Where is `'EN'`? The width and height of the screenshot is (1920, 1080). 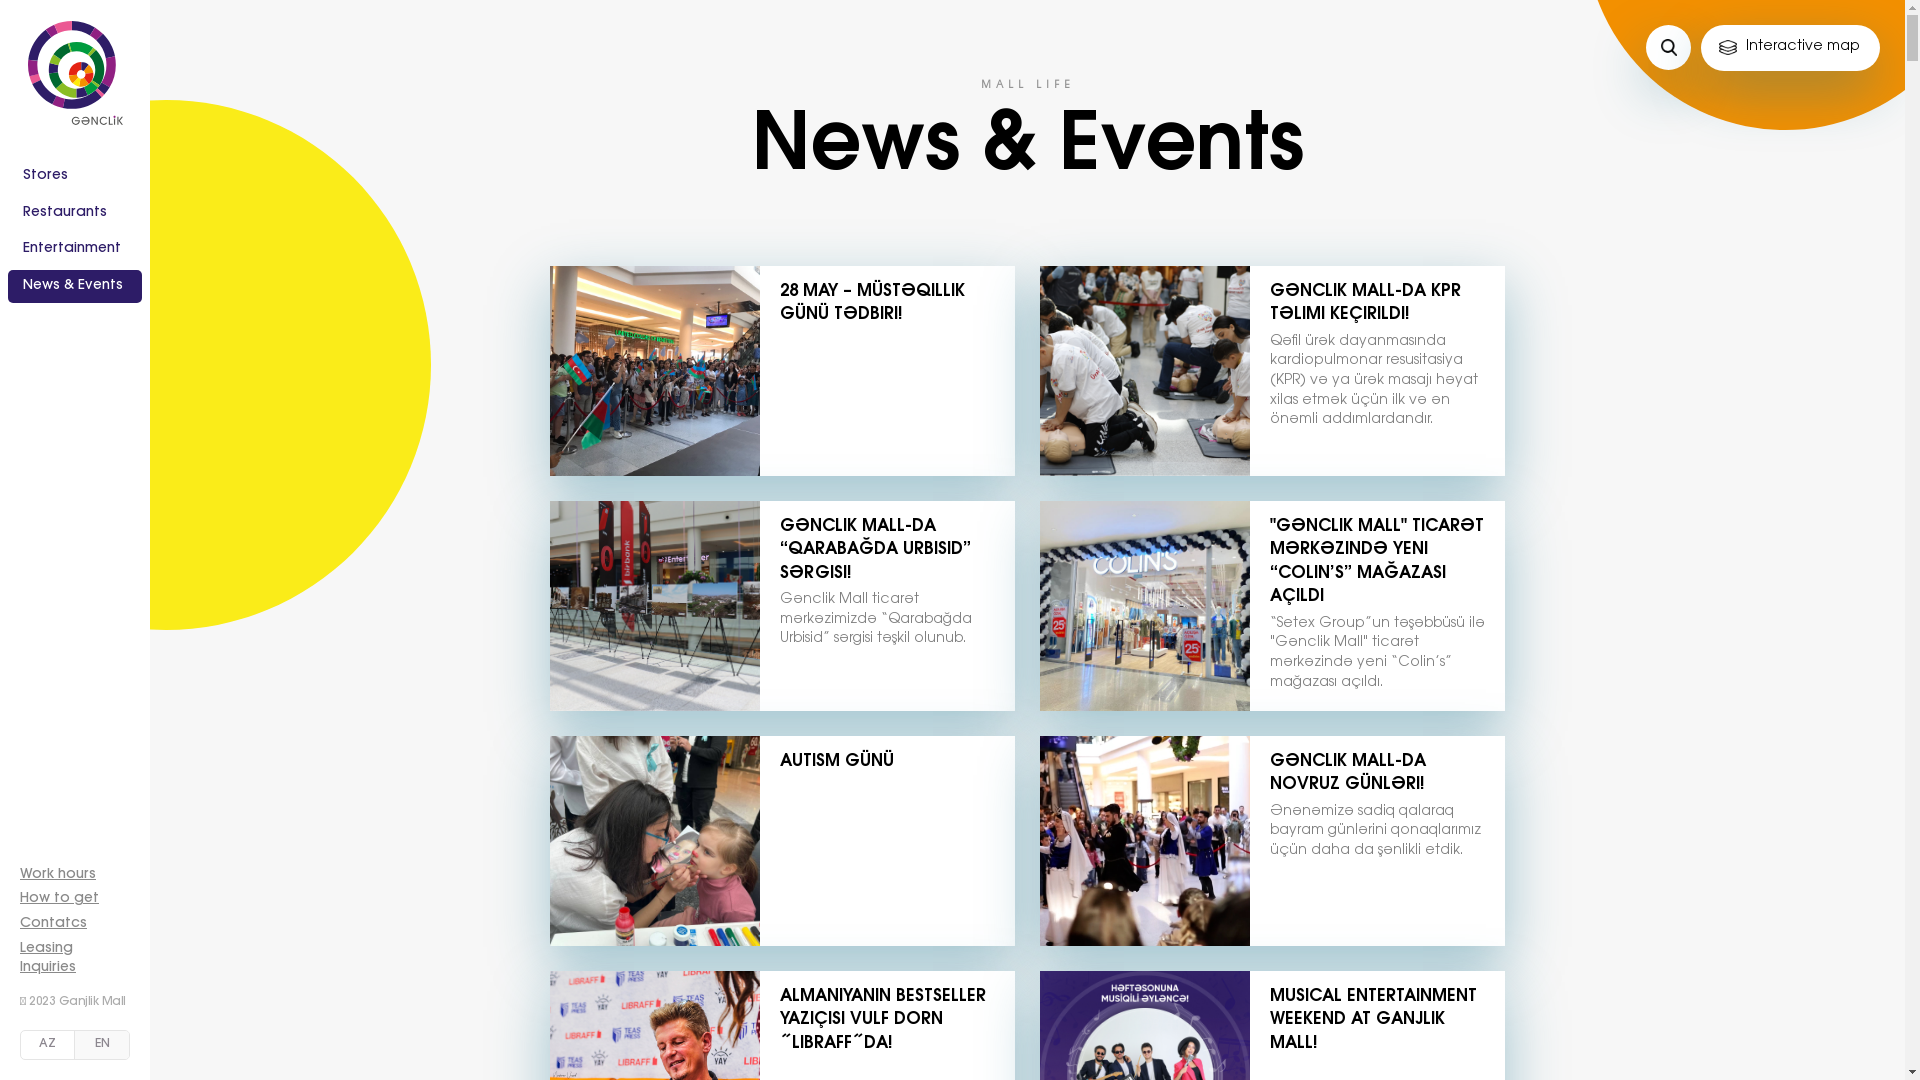 'EN' is located at coordinates (100, 1044).